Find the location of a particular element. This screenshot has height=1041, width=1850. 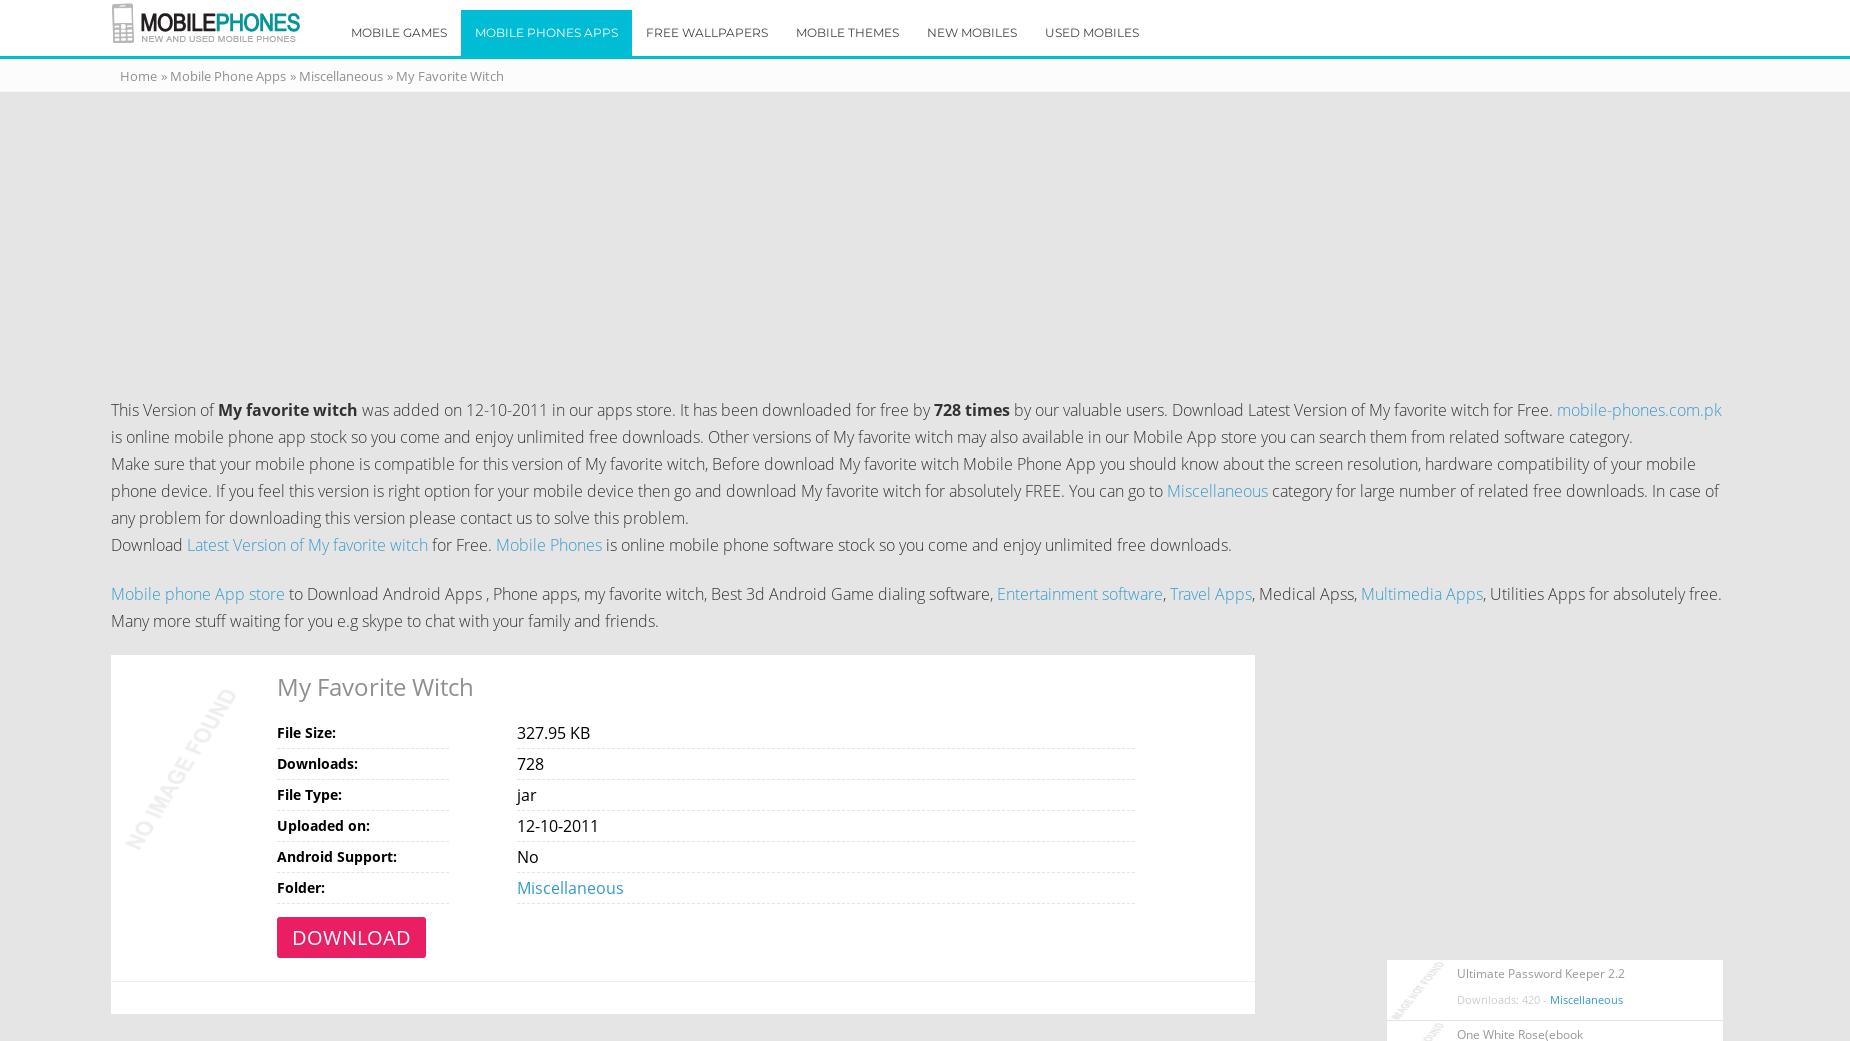

', Utilities Apps for absolutely free. Many more stuff waiting for you e.g skype to chat with your family and friends.' is located at coordinates (916, 607).